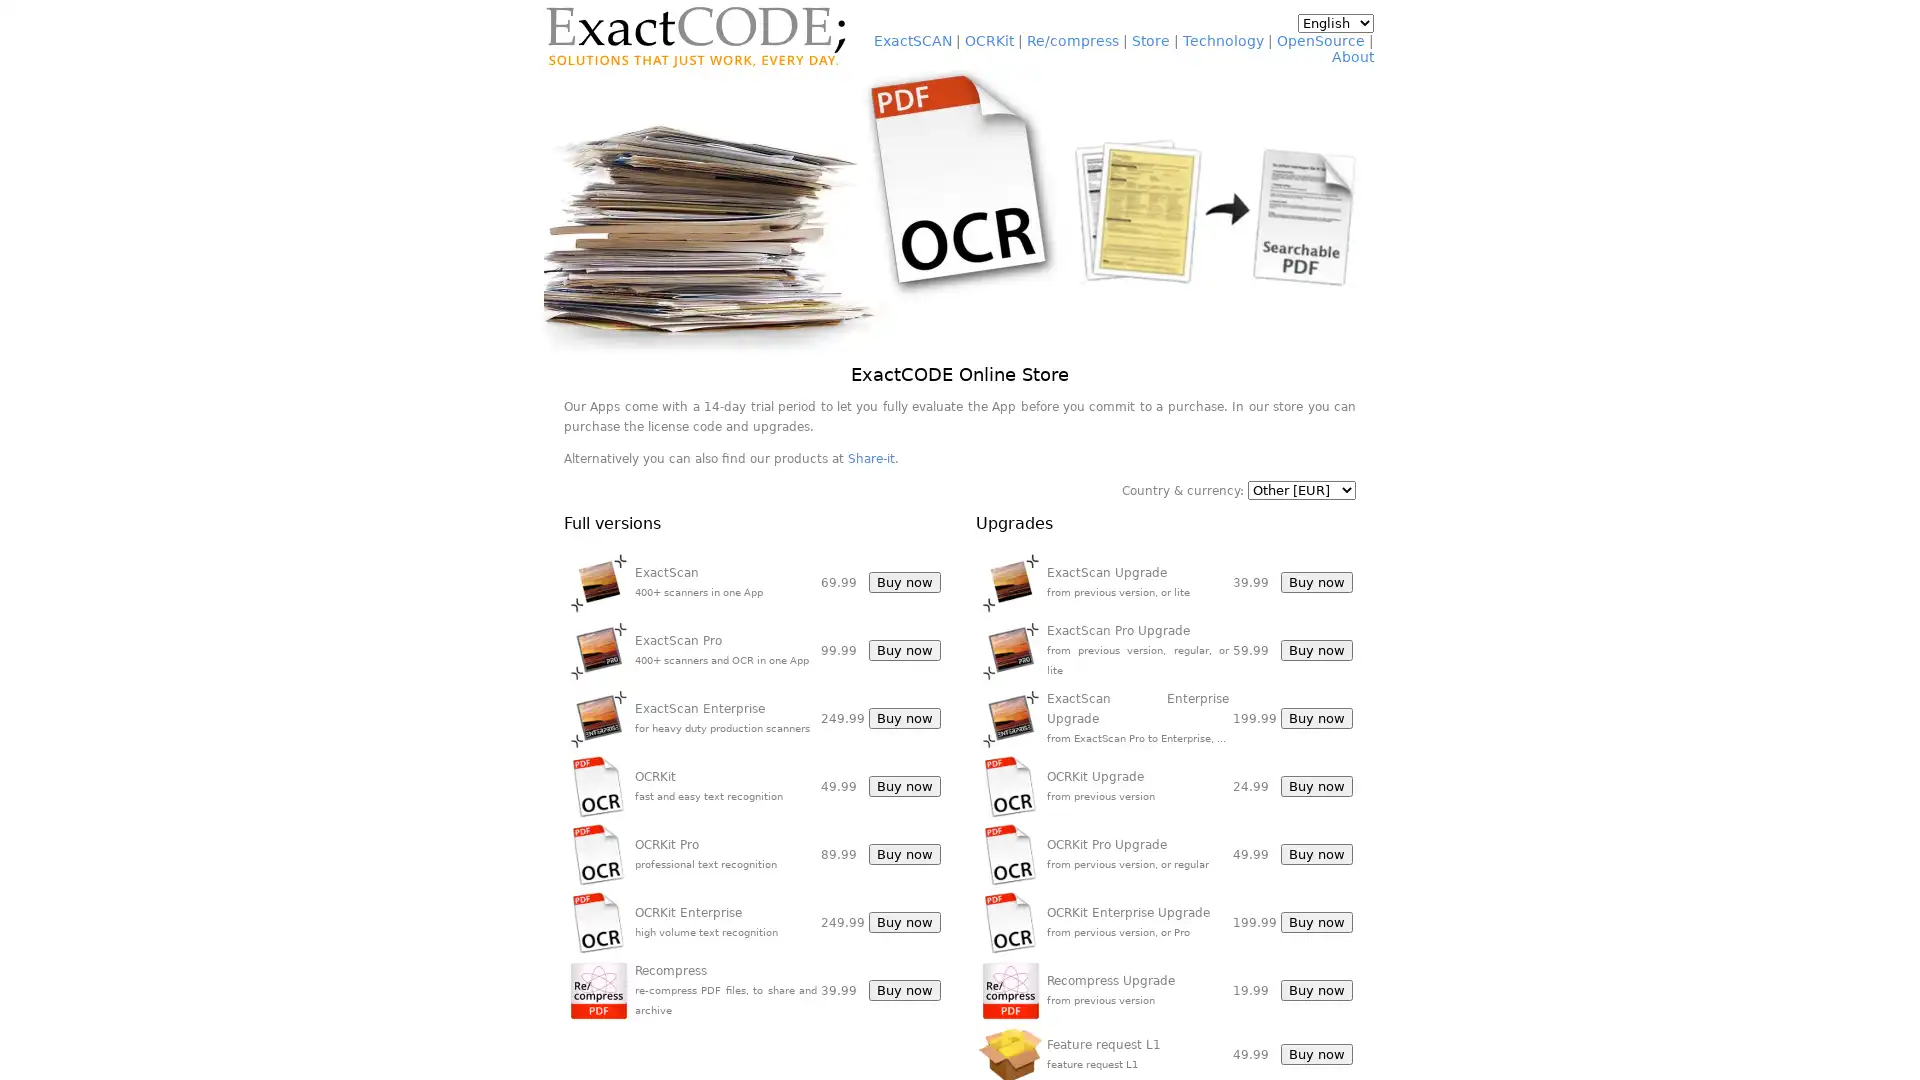  I want to click on Buy now, so click(904, 582).